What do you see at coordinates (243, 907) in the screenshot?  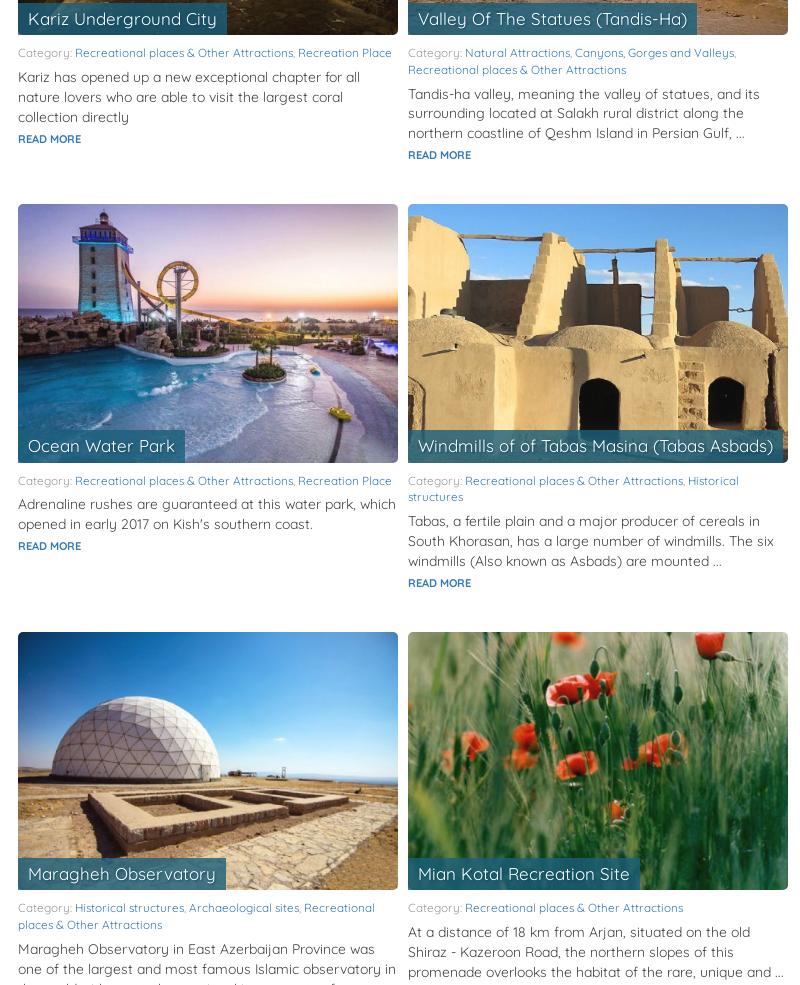 I see `'Archaeological sites'` at bounding box center [243, 907].